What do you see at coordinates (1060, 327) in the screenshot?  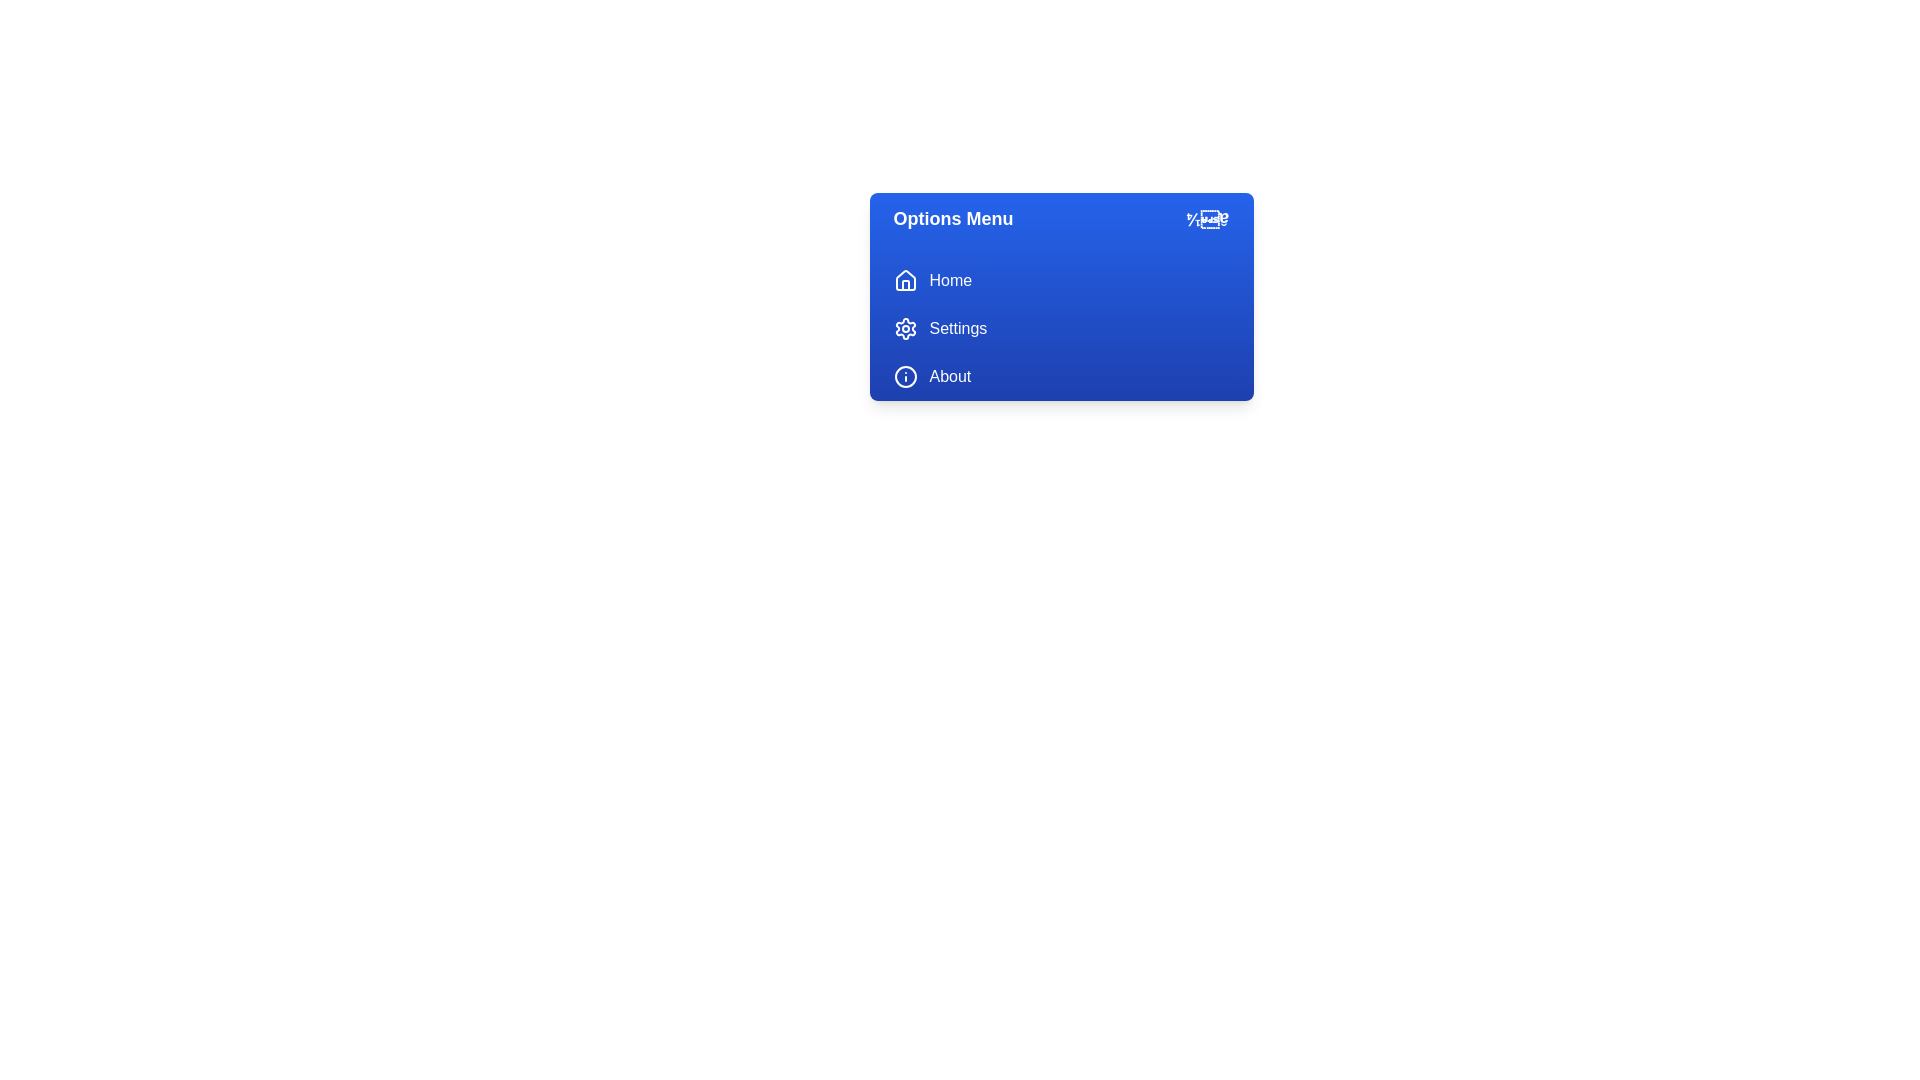 I see `the 'Settings' option in the menu` at bounding box center [1060, 327].